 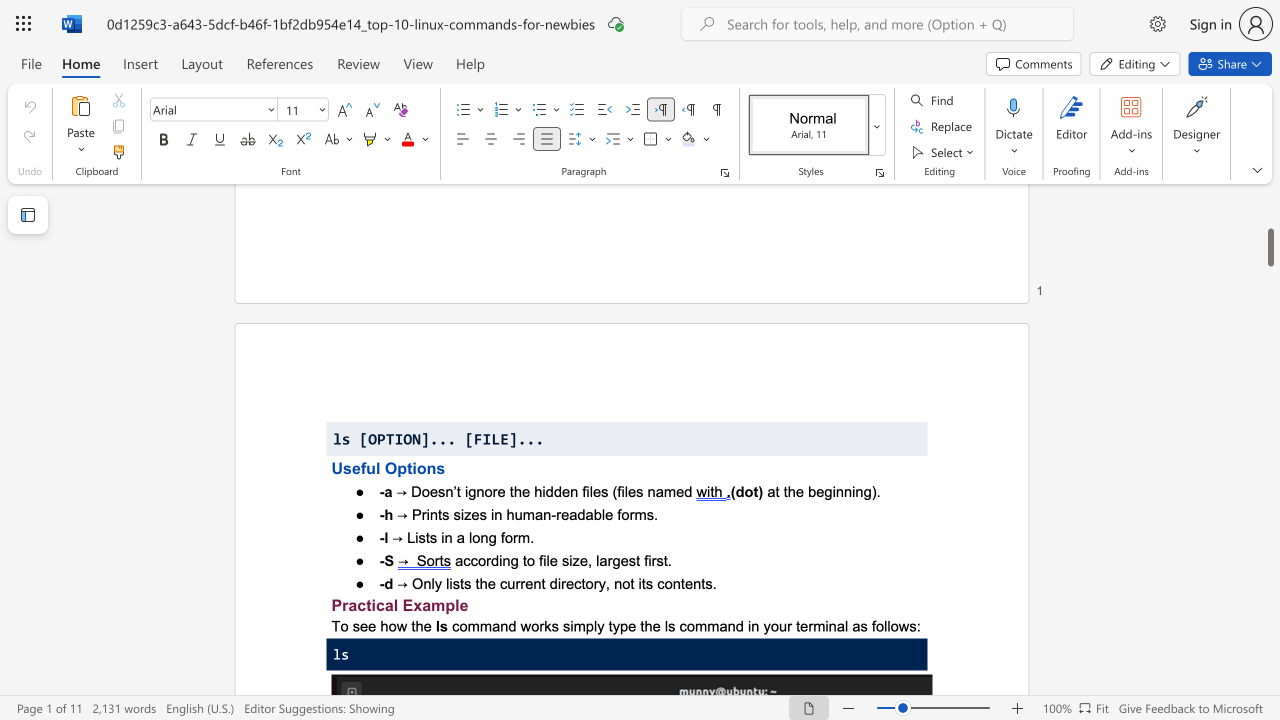 I want to click on the subset text "OPTION]..." within the text "ls [OPTION]... [FILE]...", so click(x=368, y=438).